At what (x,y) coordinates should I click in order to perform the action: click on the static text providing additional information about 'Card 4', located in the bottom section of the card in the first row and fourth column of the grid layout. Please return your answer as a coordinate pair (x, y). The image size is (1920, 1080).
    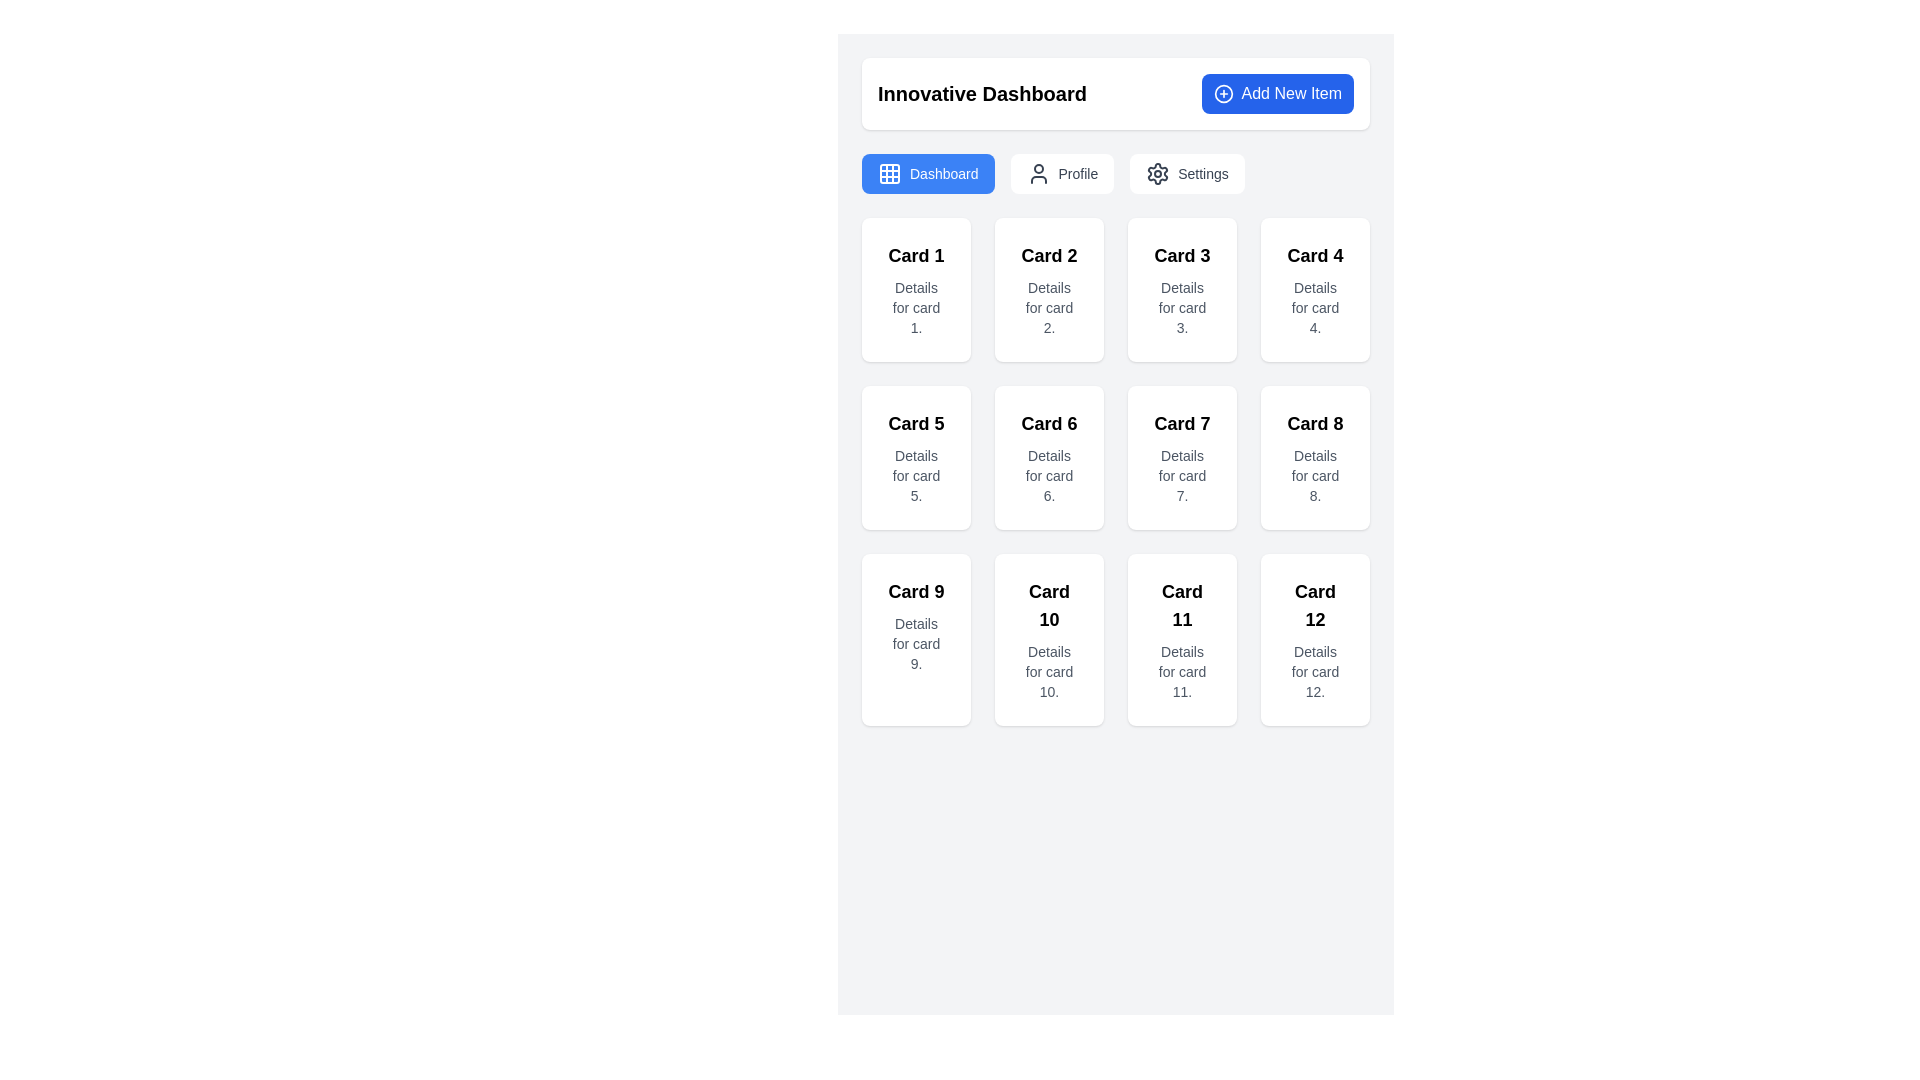
    Looking at the image, I should click on (1315, 308).